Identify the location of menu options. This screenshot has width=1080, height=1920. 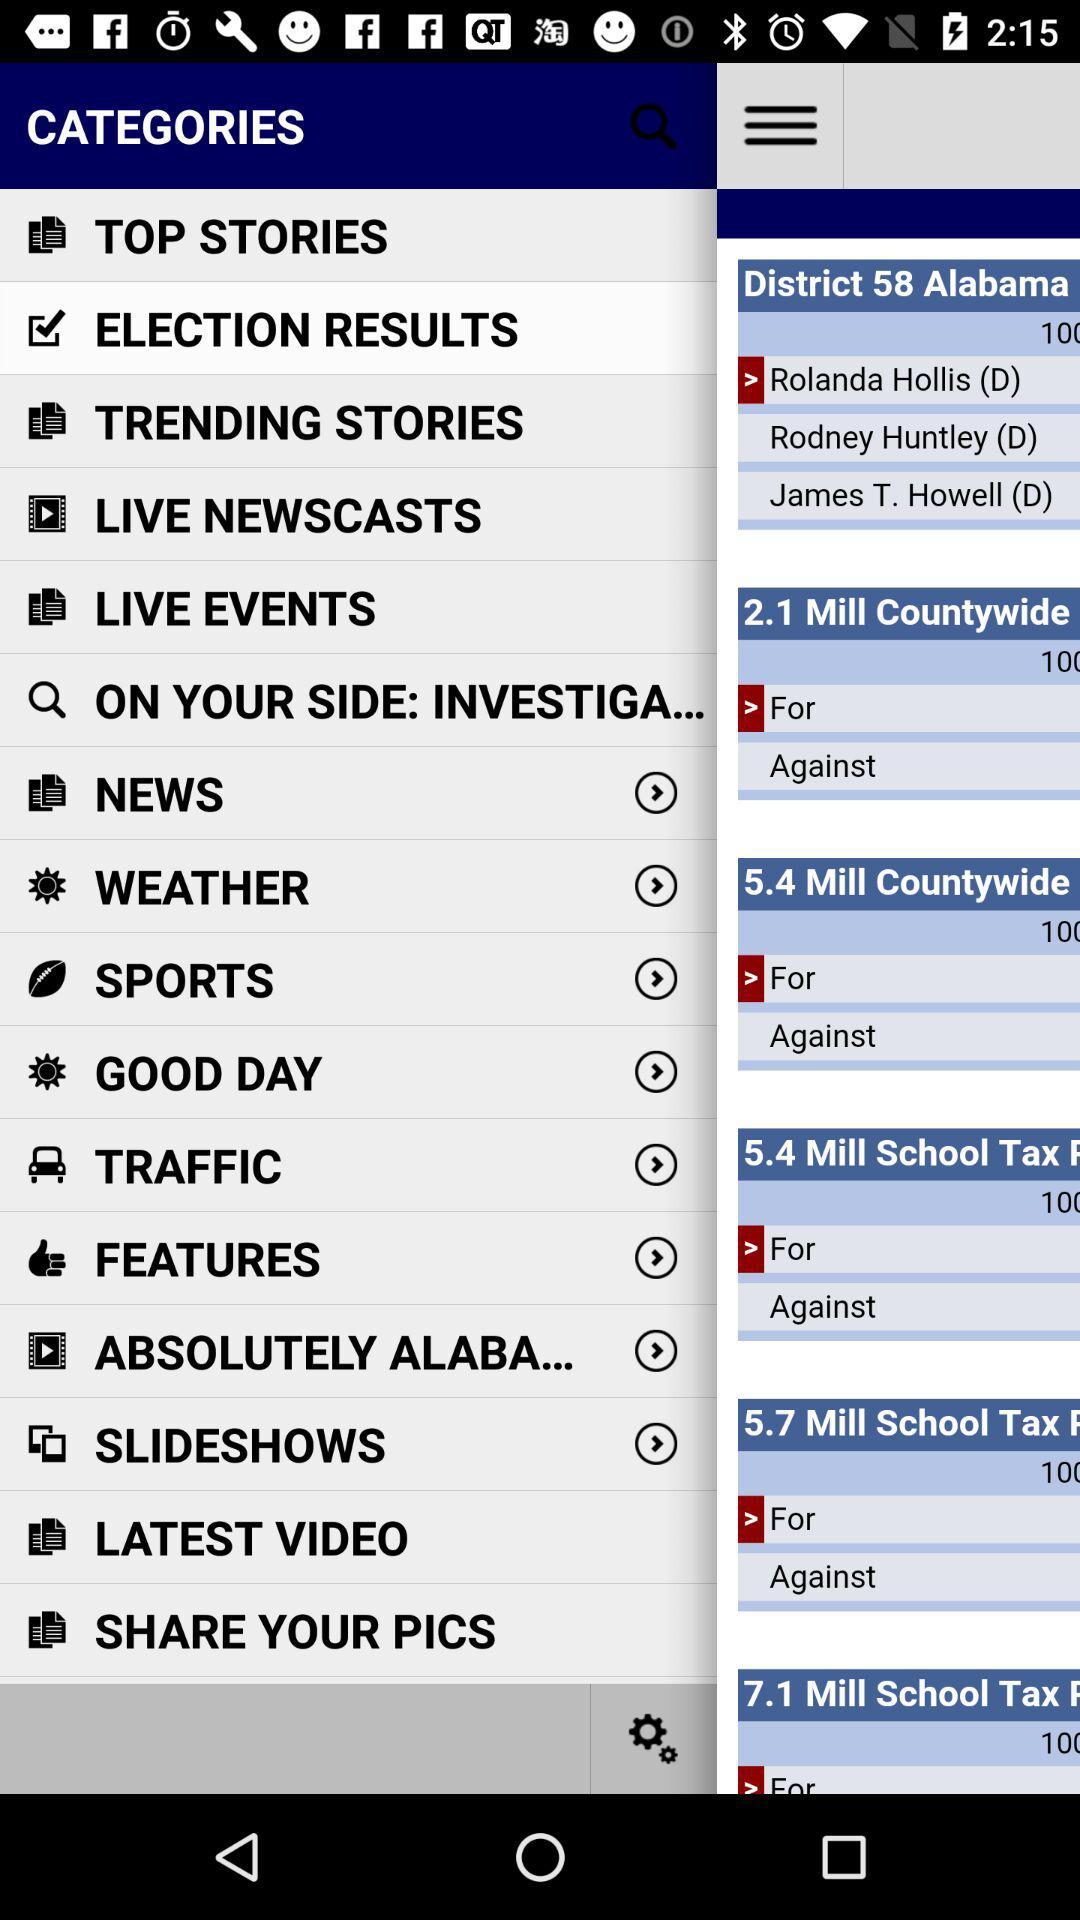
(778, 124).